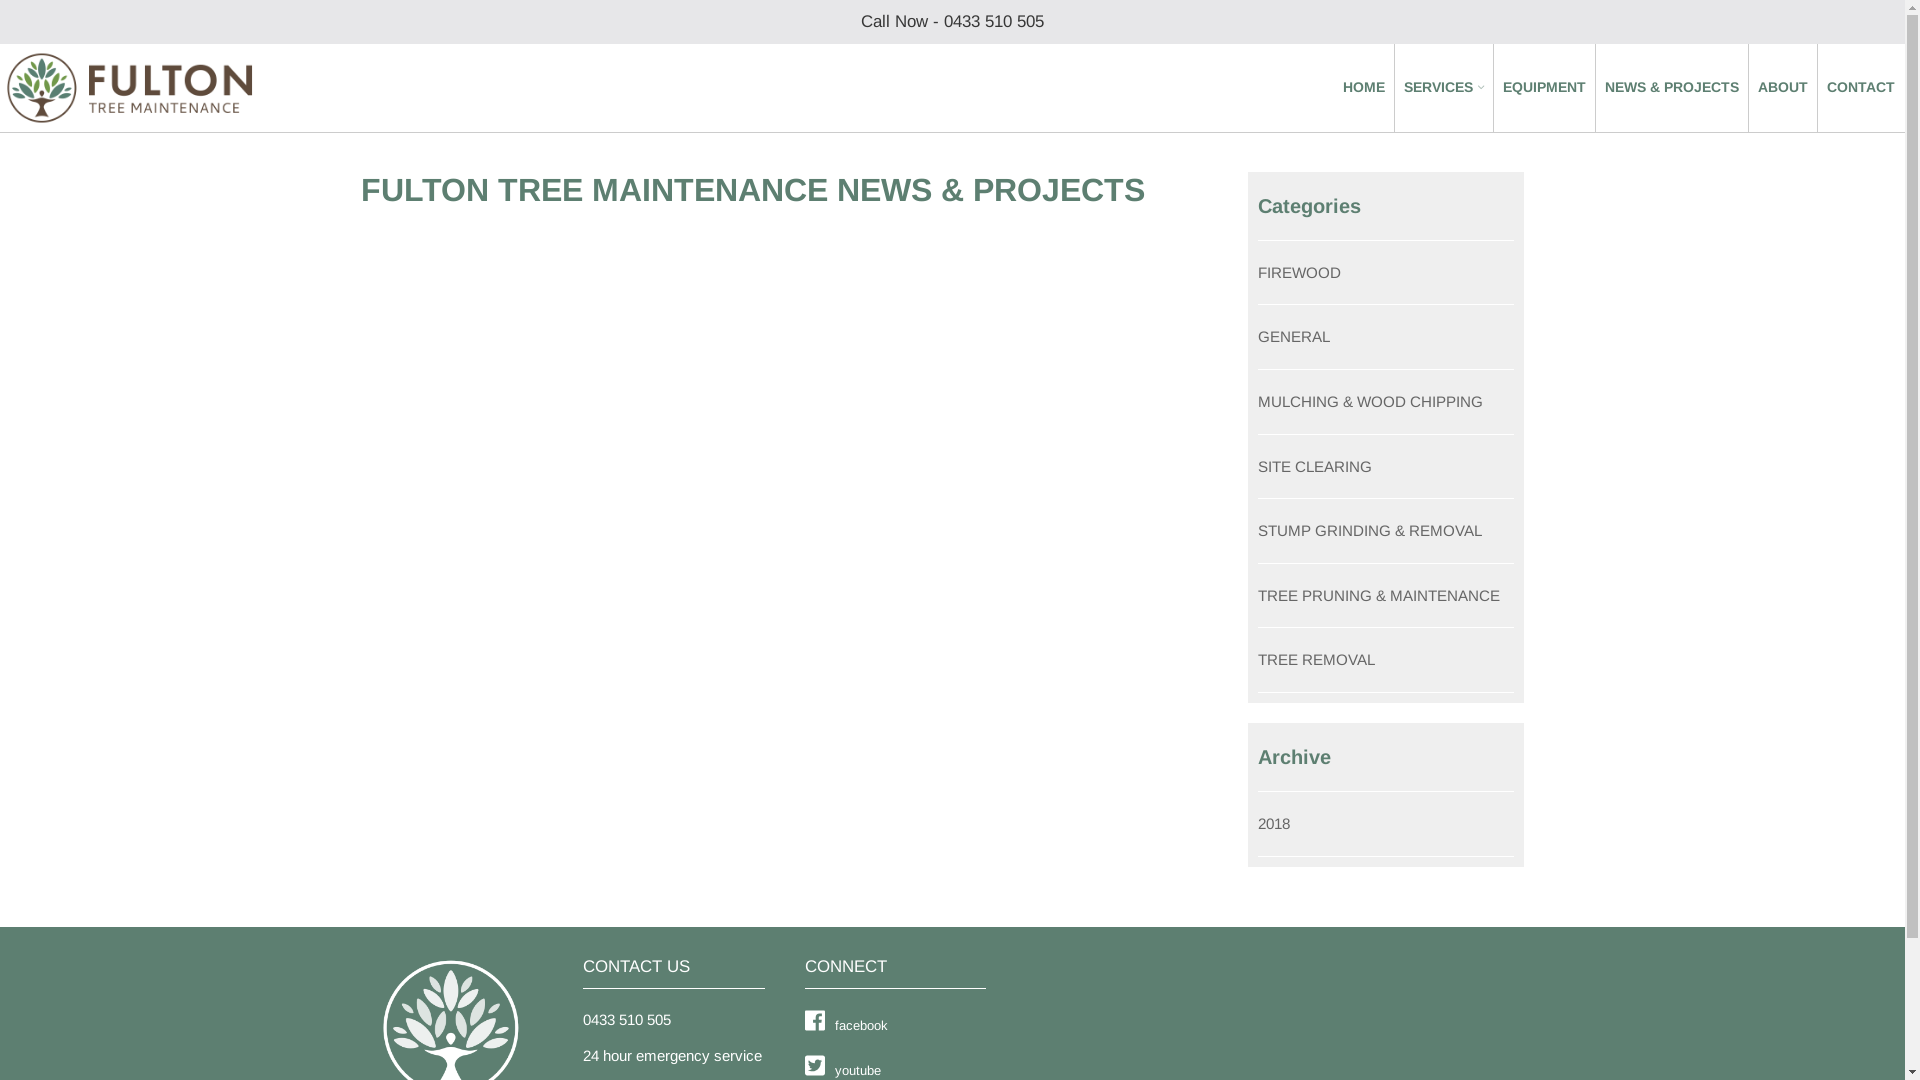  I want to click on 'STUMP GRINDING & REMOVAL', so click(1368, 529).